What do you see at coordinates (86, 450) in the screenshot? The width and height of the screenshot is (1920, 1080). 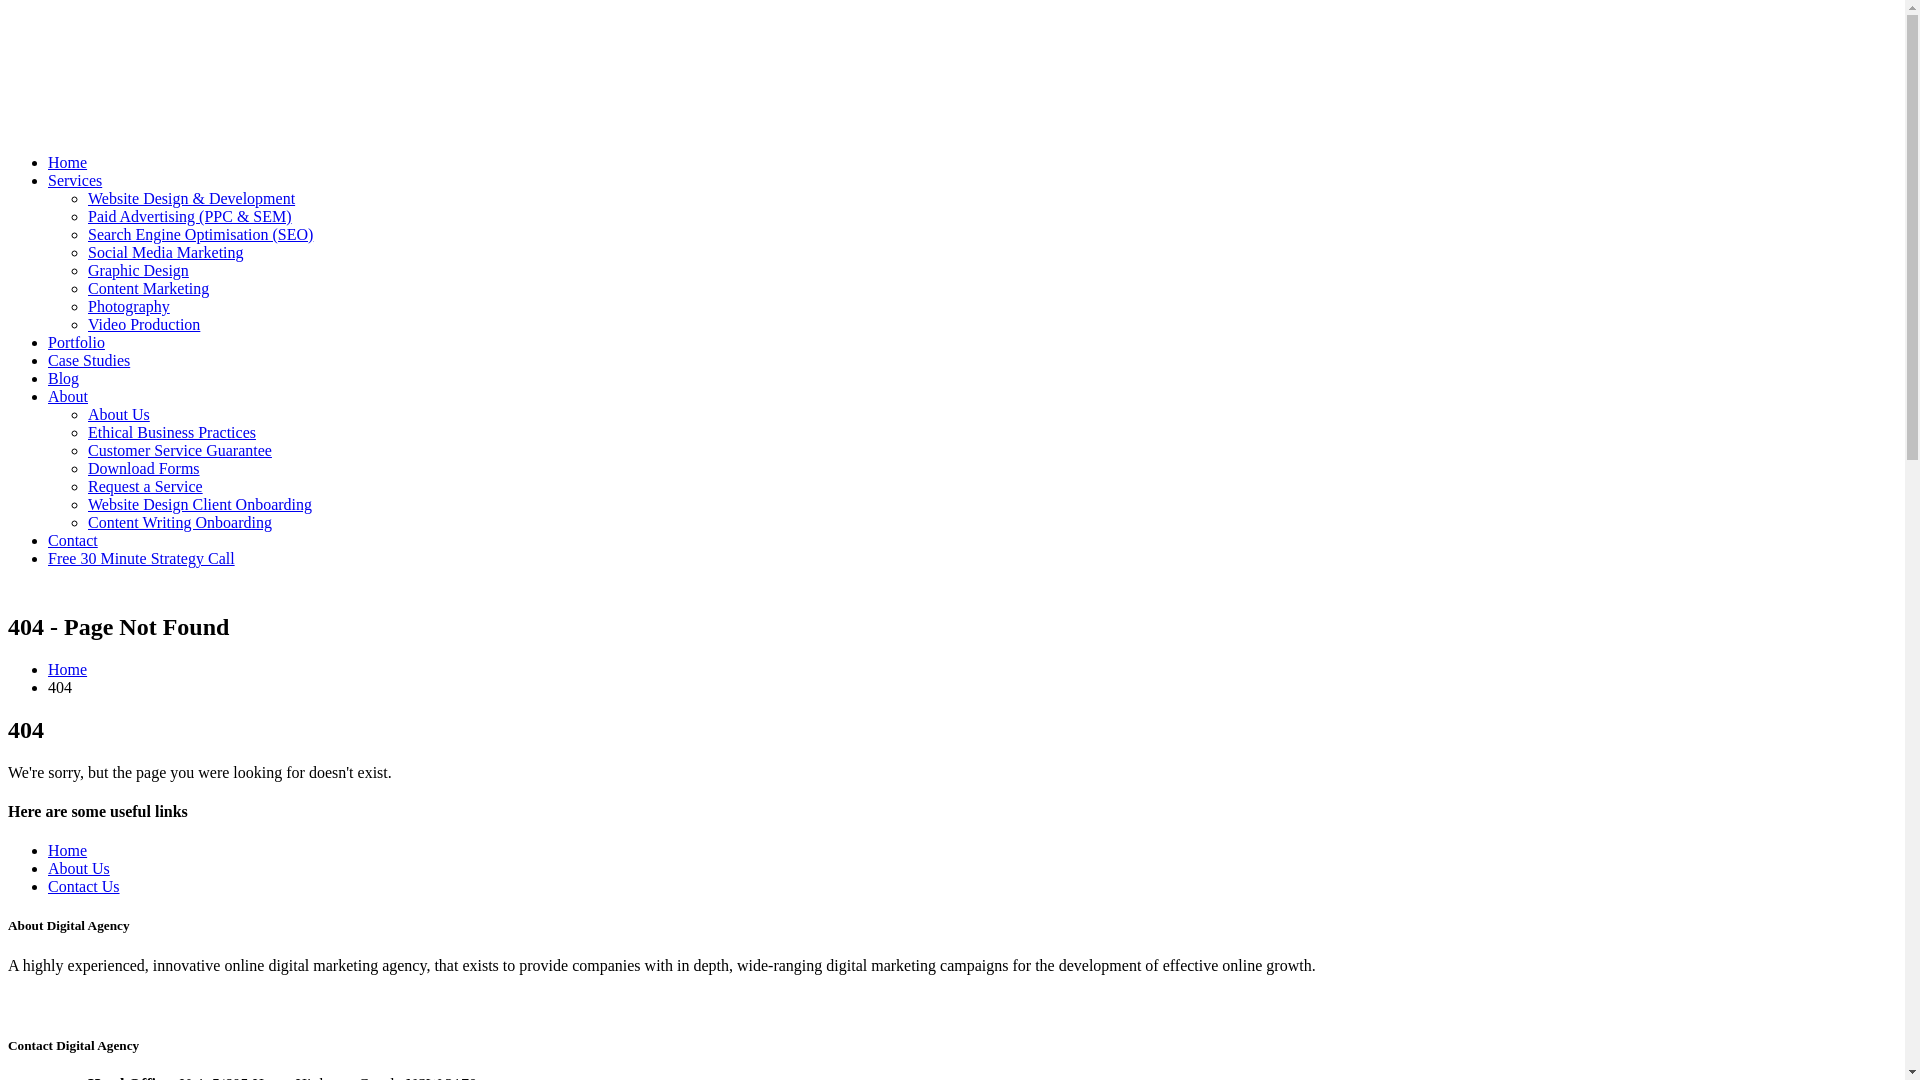 I see `'Customer Service Guarantee'` at bounding box center [86, 450].